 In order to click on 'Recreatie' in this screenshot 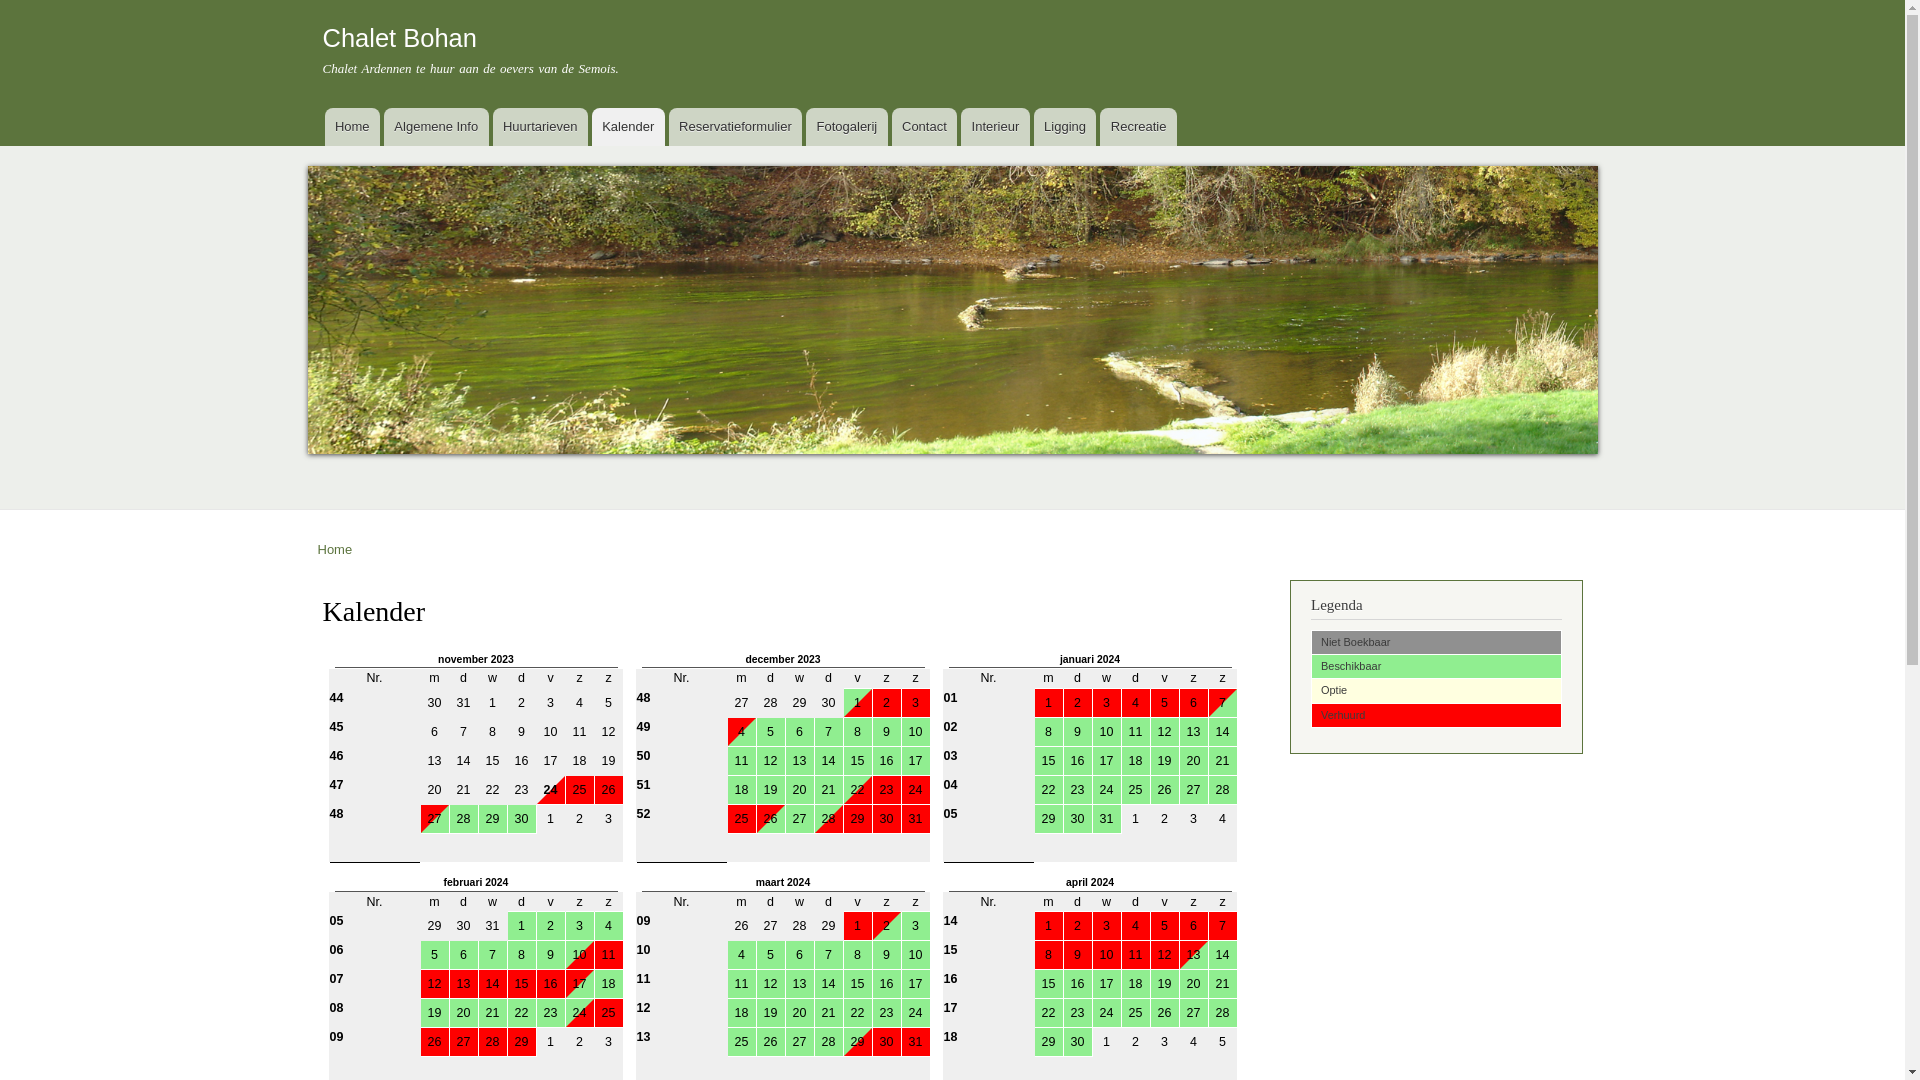, I will do `click(1098, 127)`.